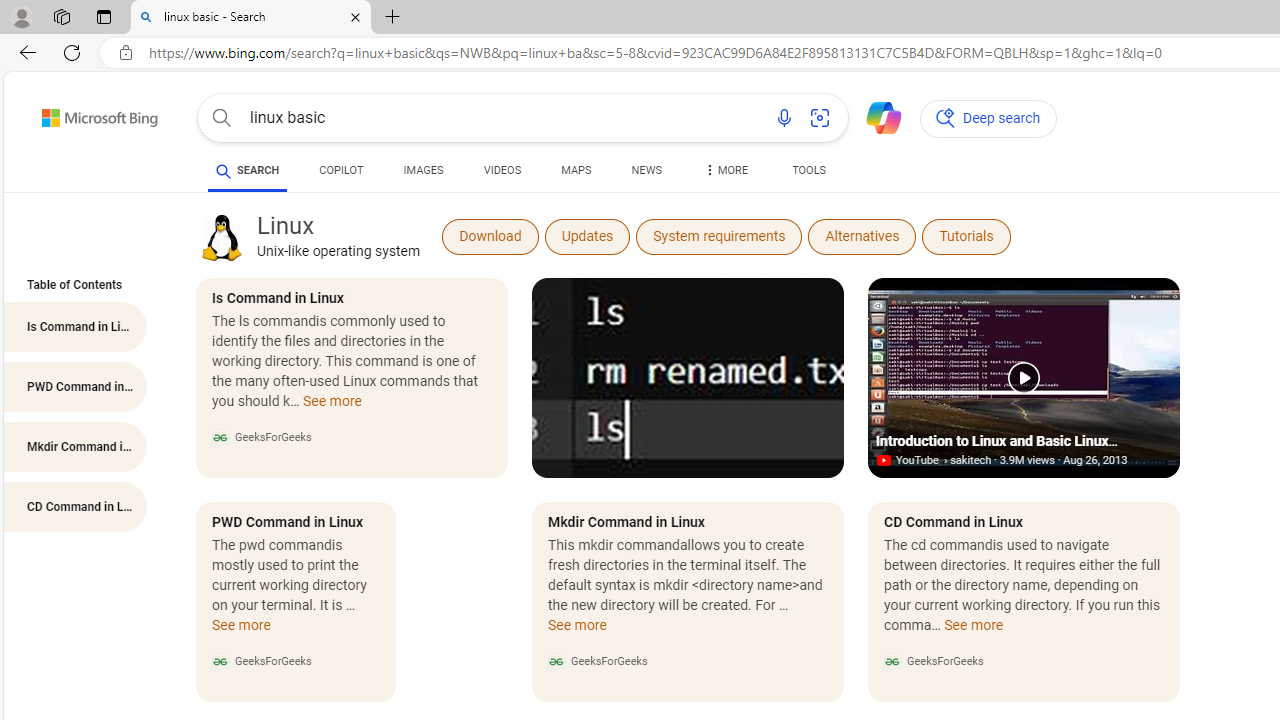  What do you see at coordinates (86, 114) in the screenshot?
I see `'Back to Bing search'` at bounding box center [86, 114].